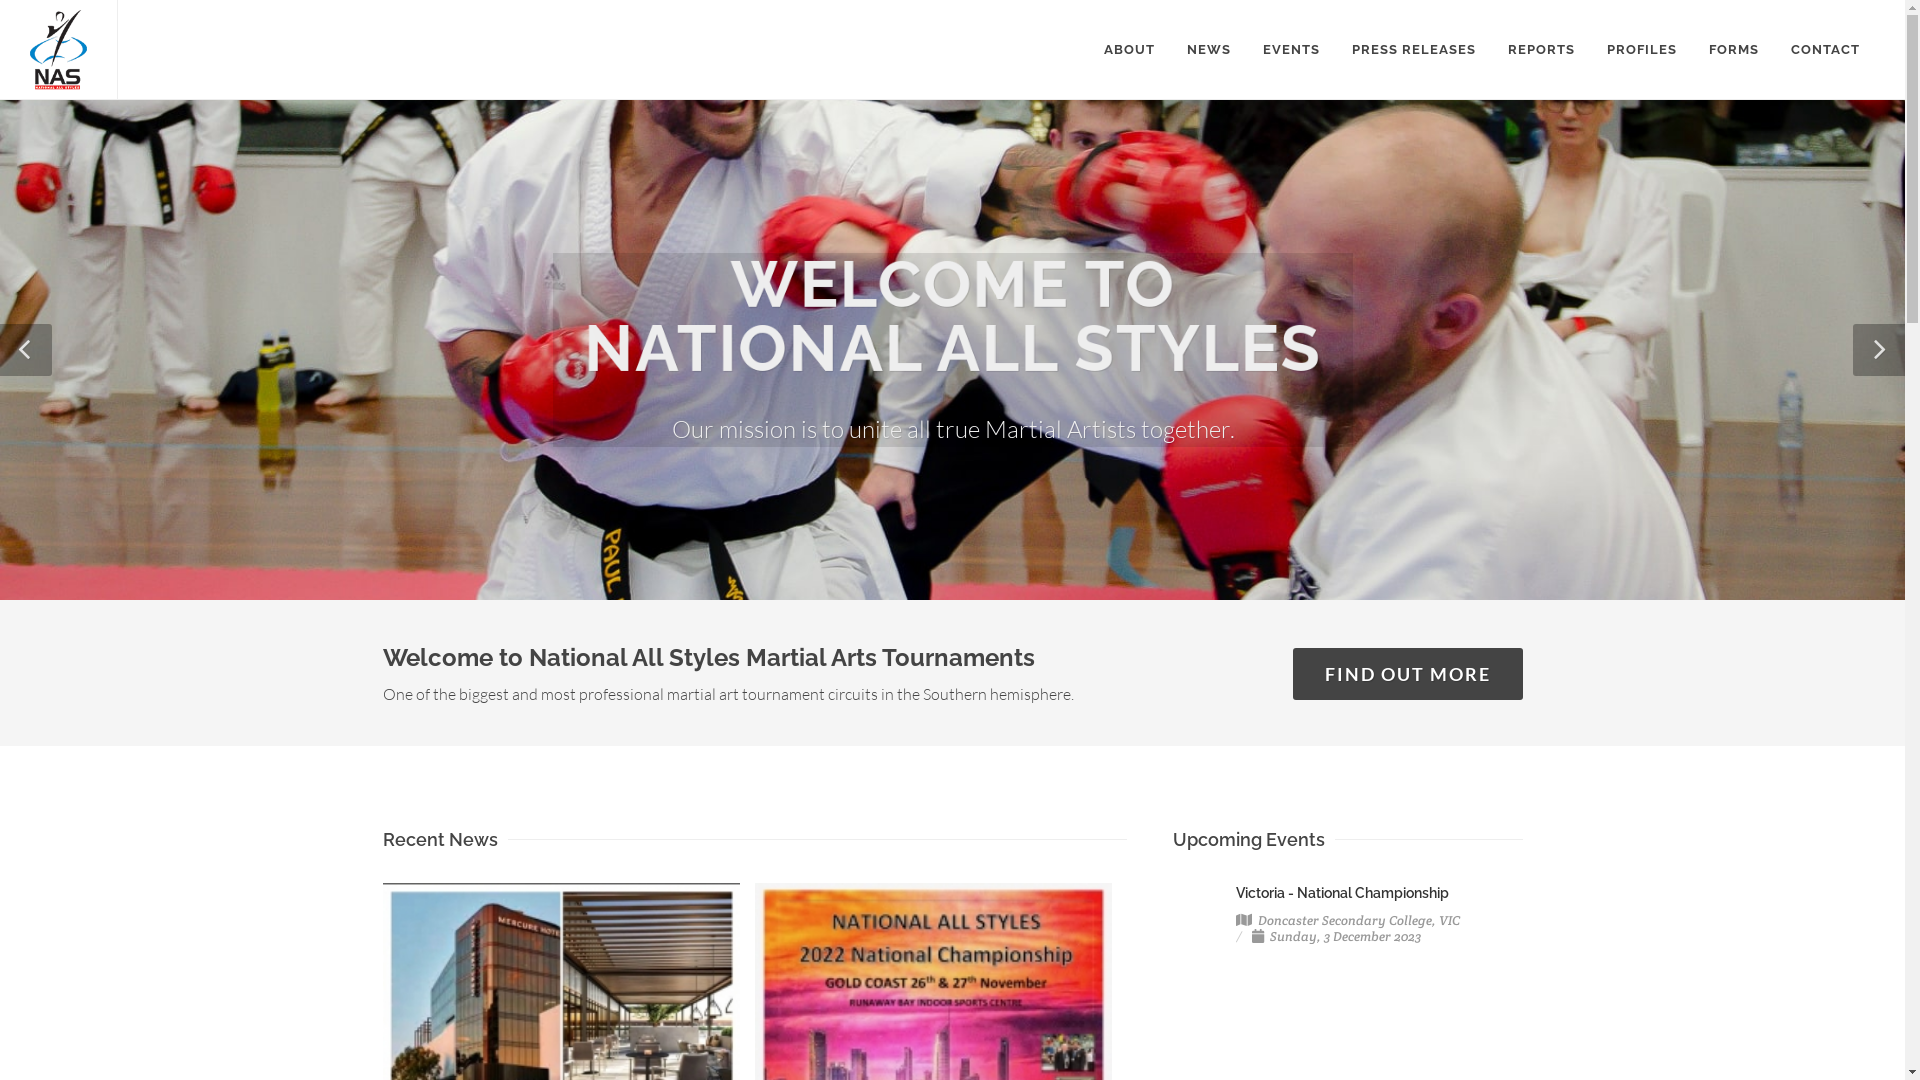  Describe the element at coordinates (1540, 49) in the screenshot. I see `'REPORTS'` at that location.